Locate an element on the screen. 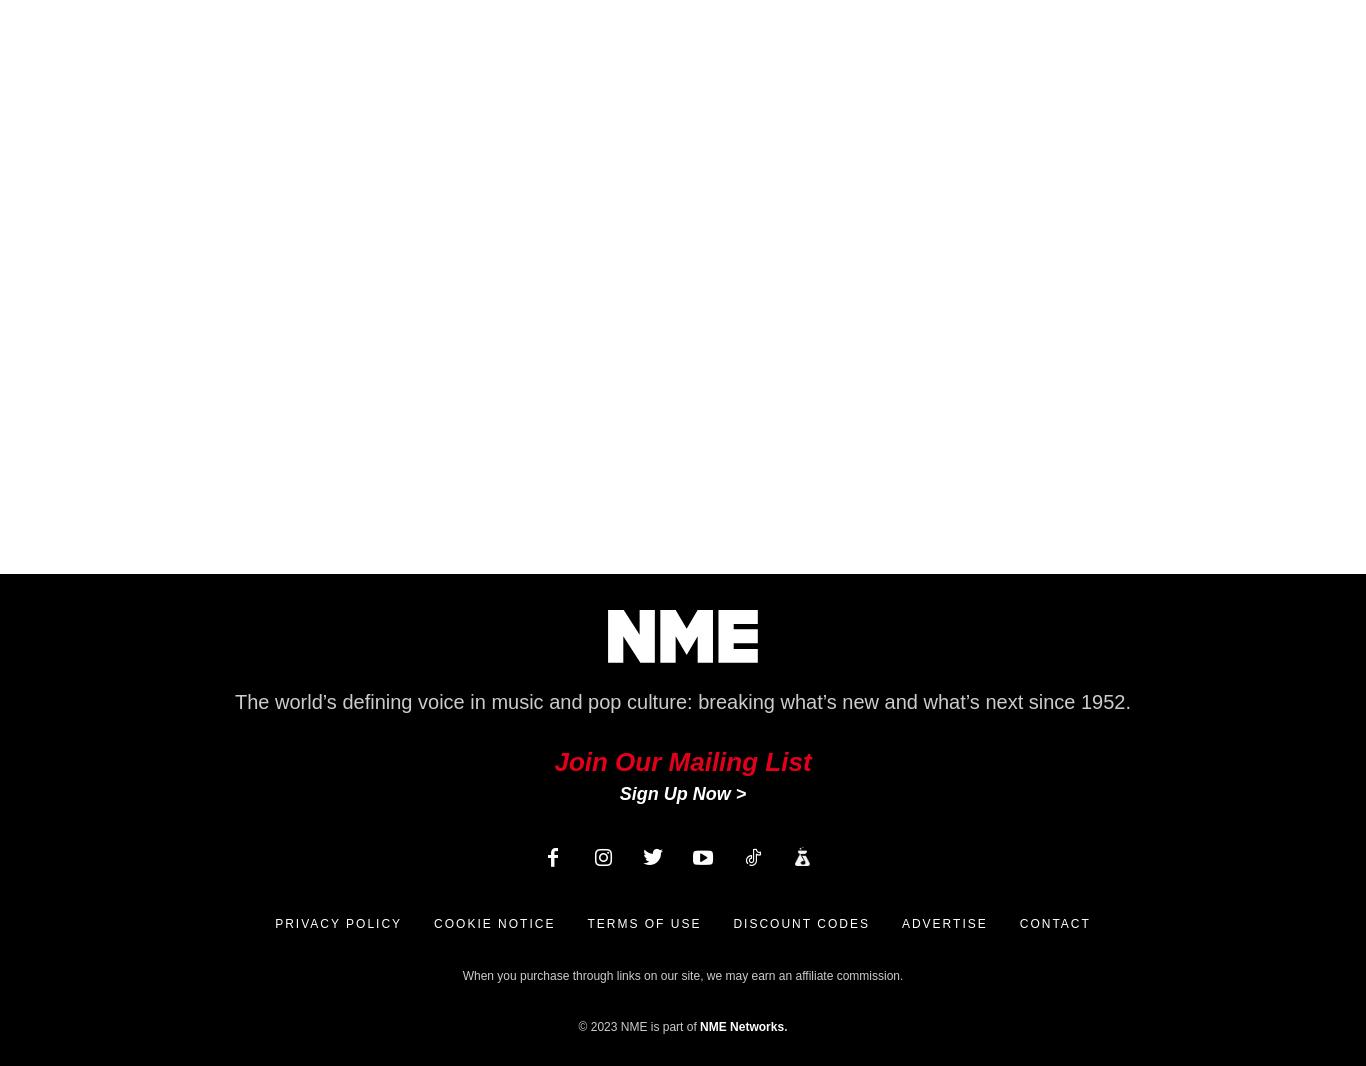  'Cookie Notice' is located at coordinates (432, 924).